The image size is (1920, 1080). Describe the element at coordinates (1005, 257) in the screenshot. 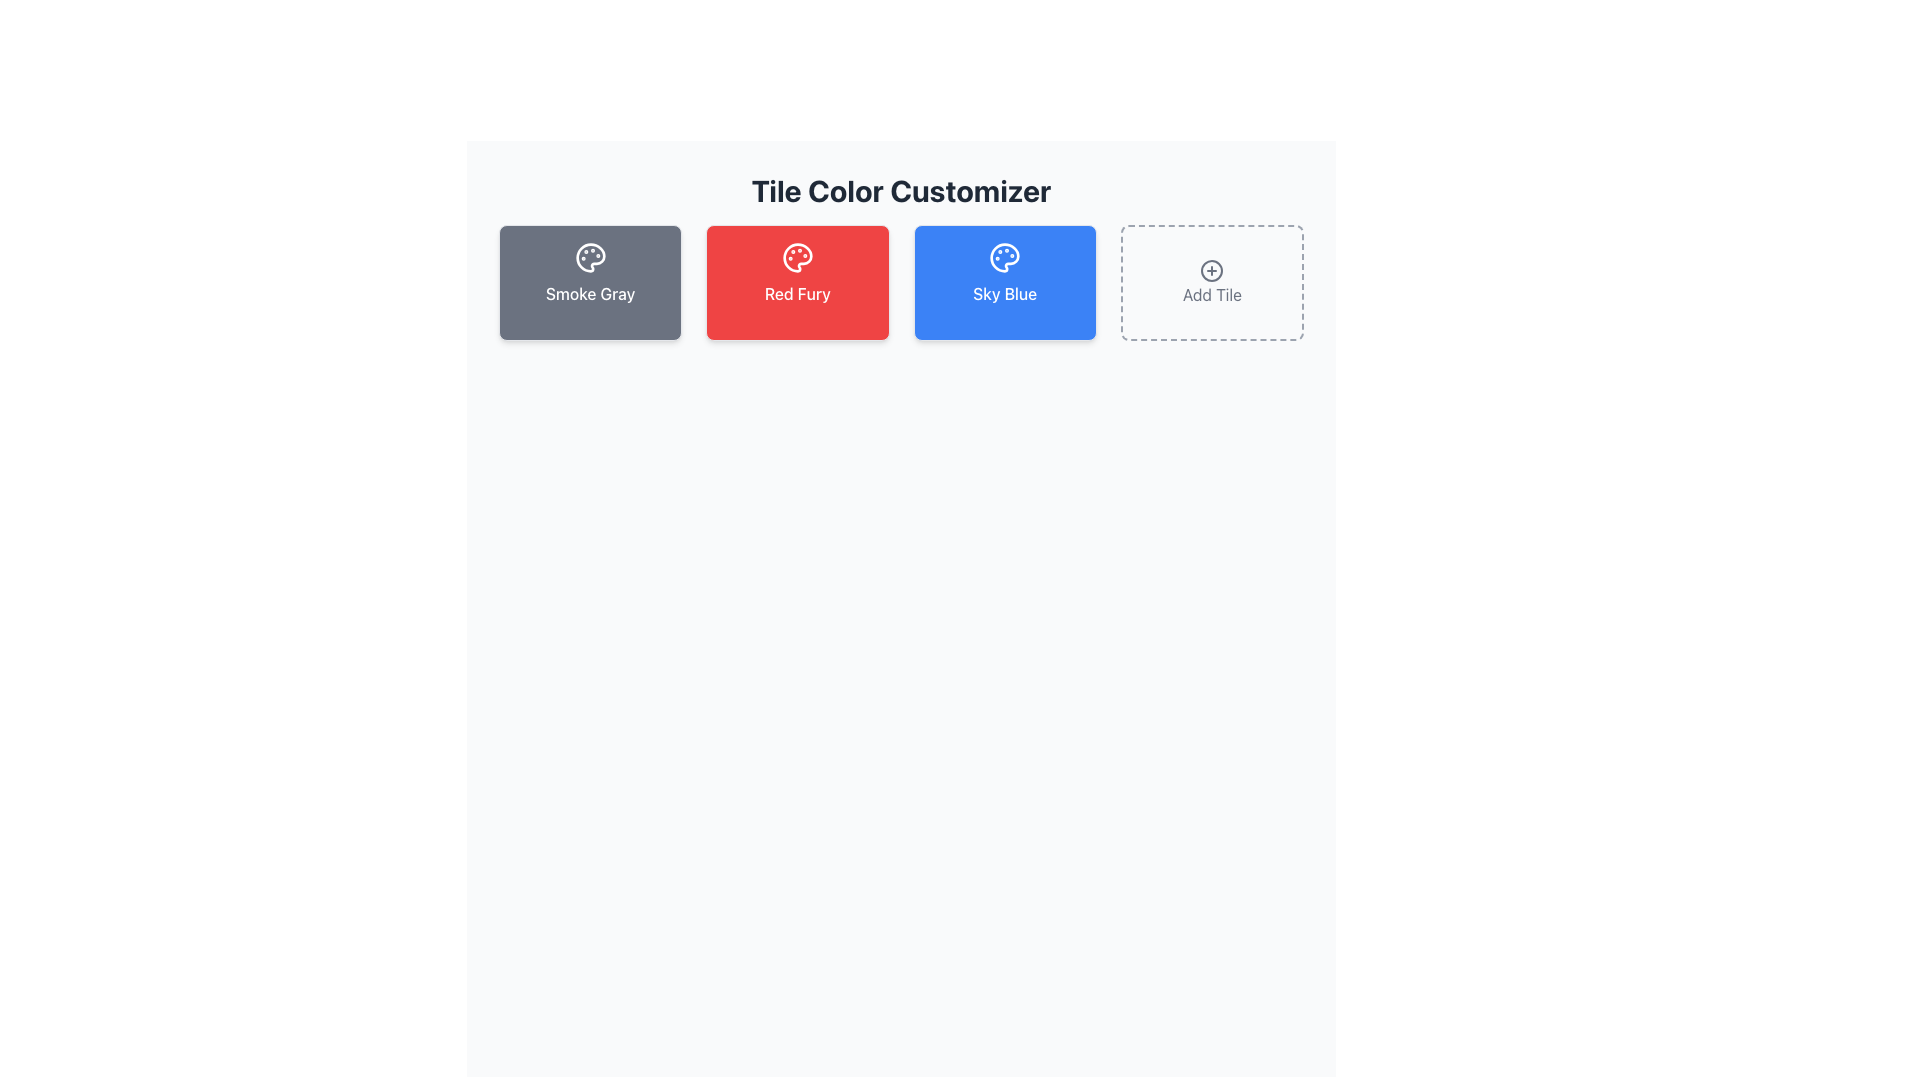

I see `the color palette icon located in the center-top region of the 'Sky Blue' tile, which is the third tile in the color customizer section` at that location.